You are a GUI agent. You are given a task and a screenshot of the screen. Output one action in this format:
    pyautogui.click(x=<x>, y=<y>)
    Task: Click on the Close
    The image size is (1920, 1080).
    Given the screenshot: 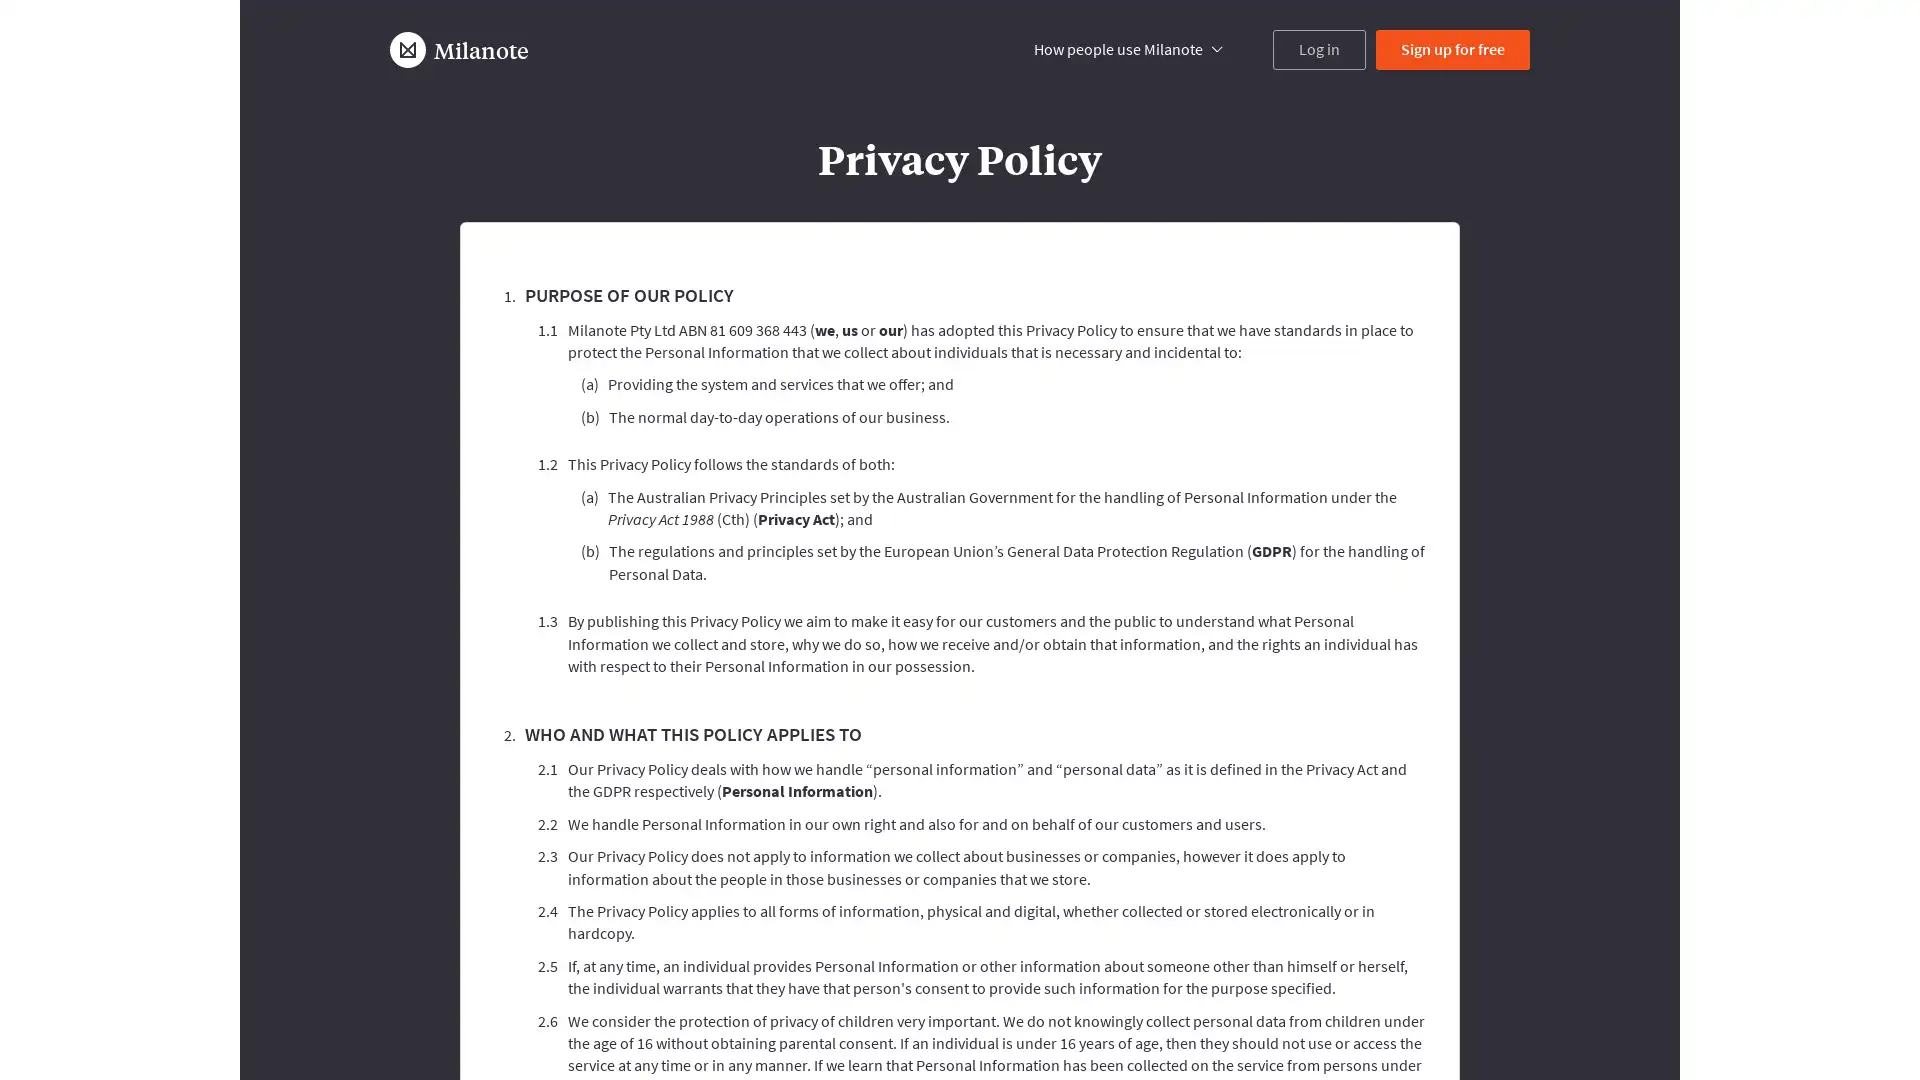 What is the action you would take?
    pyautogui.click(x=1463, y=959)
    